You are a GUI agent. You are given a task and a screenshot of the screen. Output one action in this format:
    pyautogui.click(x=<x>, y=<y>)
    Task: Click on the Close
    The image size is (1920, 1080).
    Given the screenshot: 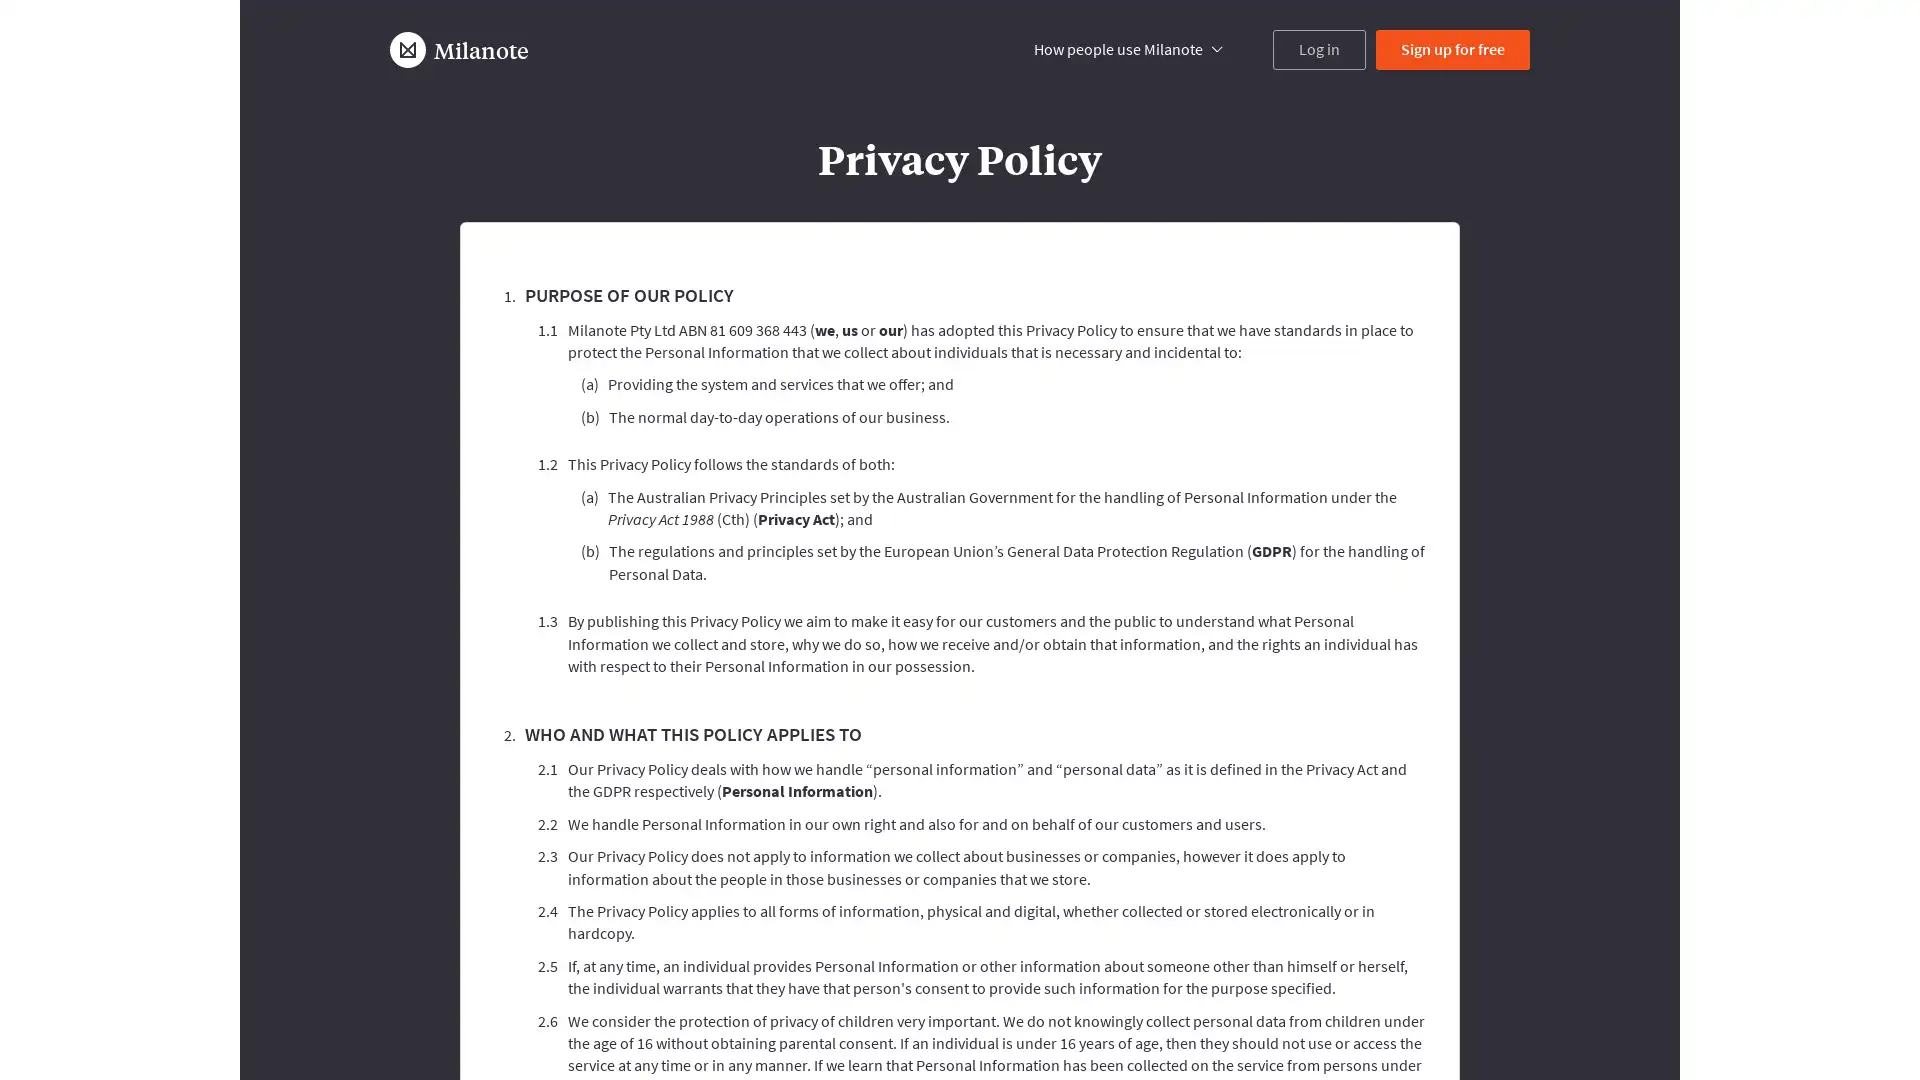 What is the action you would take?
    pyautogui.click(x=1463, y=959)
    